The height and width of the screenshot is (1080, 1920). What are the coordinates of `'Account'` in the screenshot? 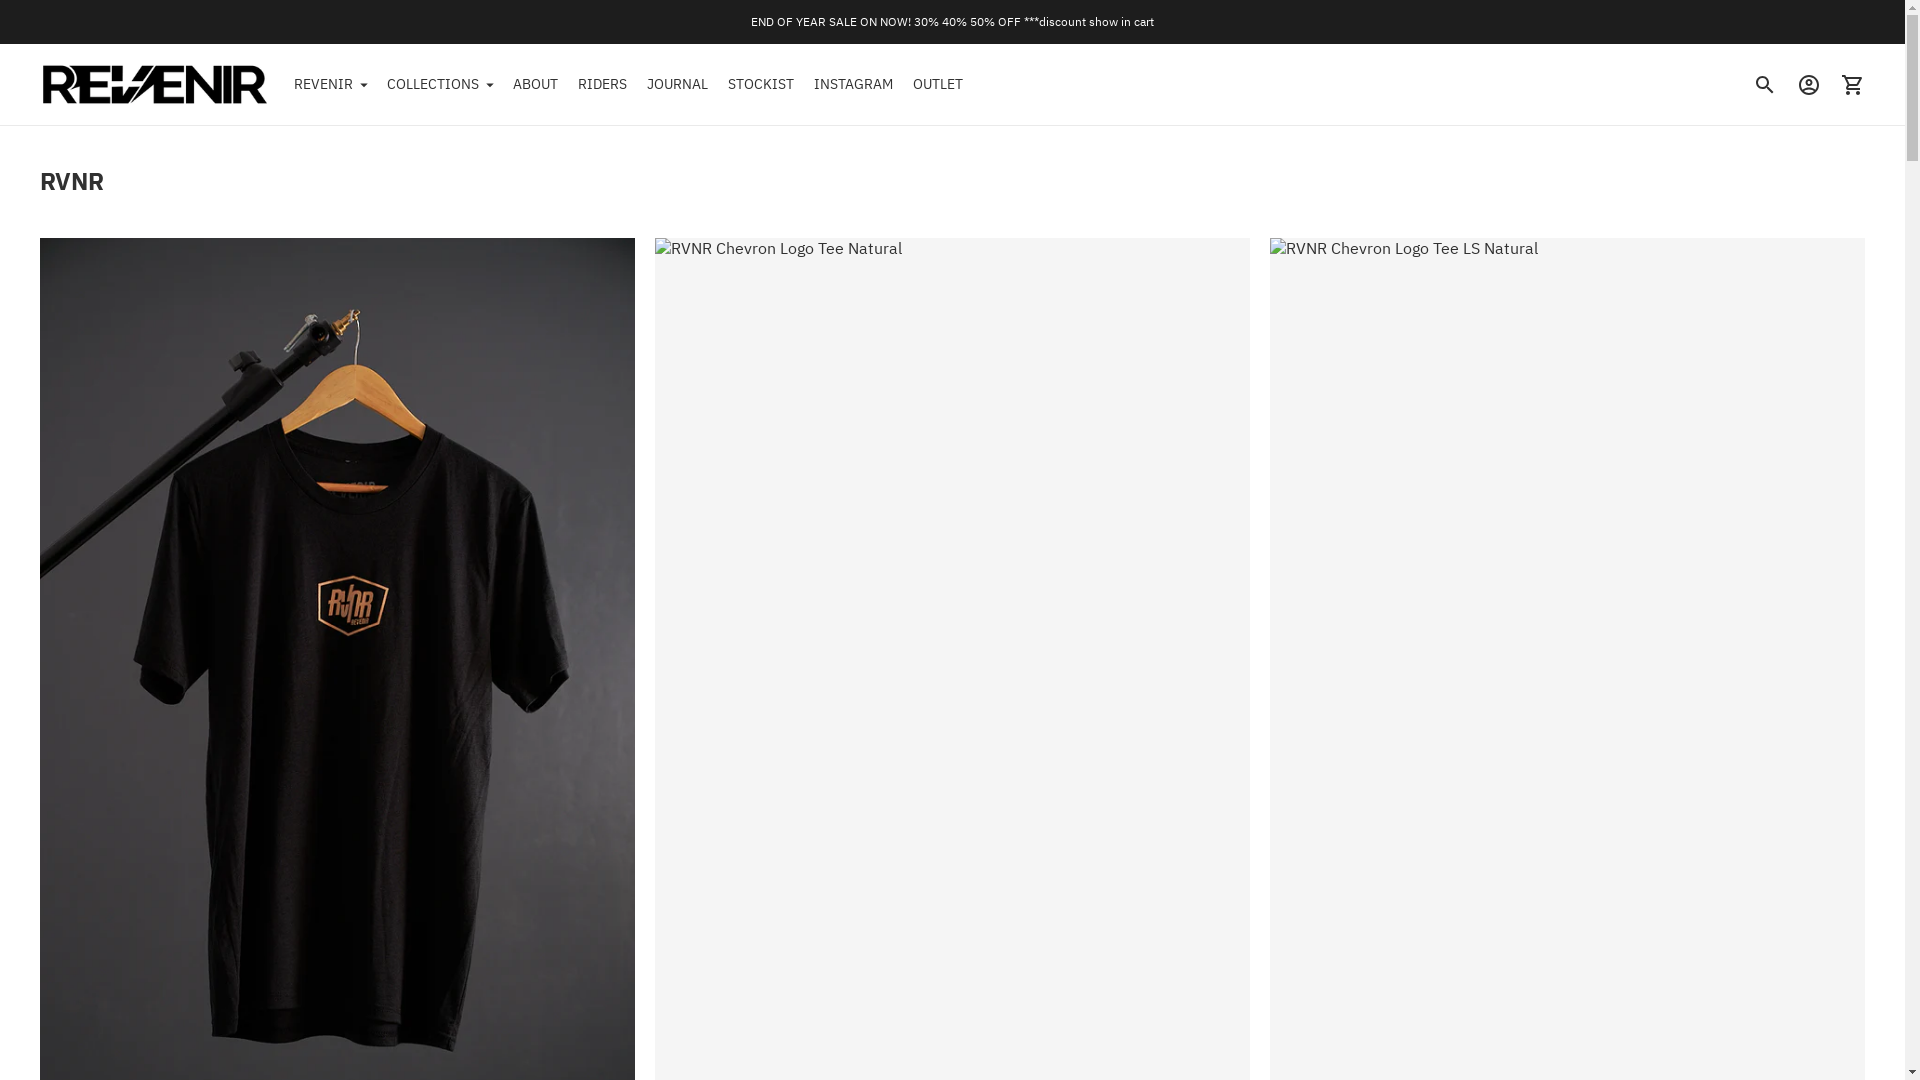 It's located at (1809, 83).